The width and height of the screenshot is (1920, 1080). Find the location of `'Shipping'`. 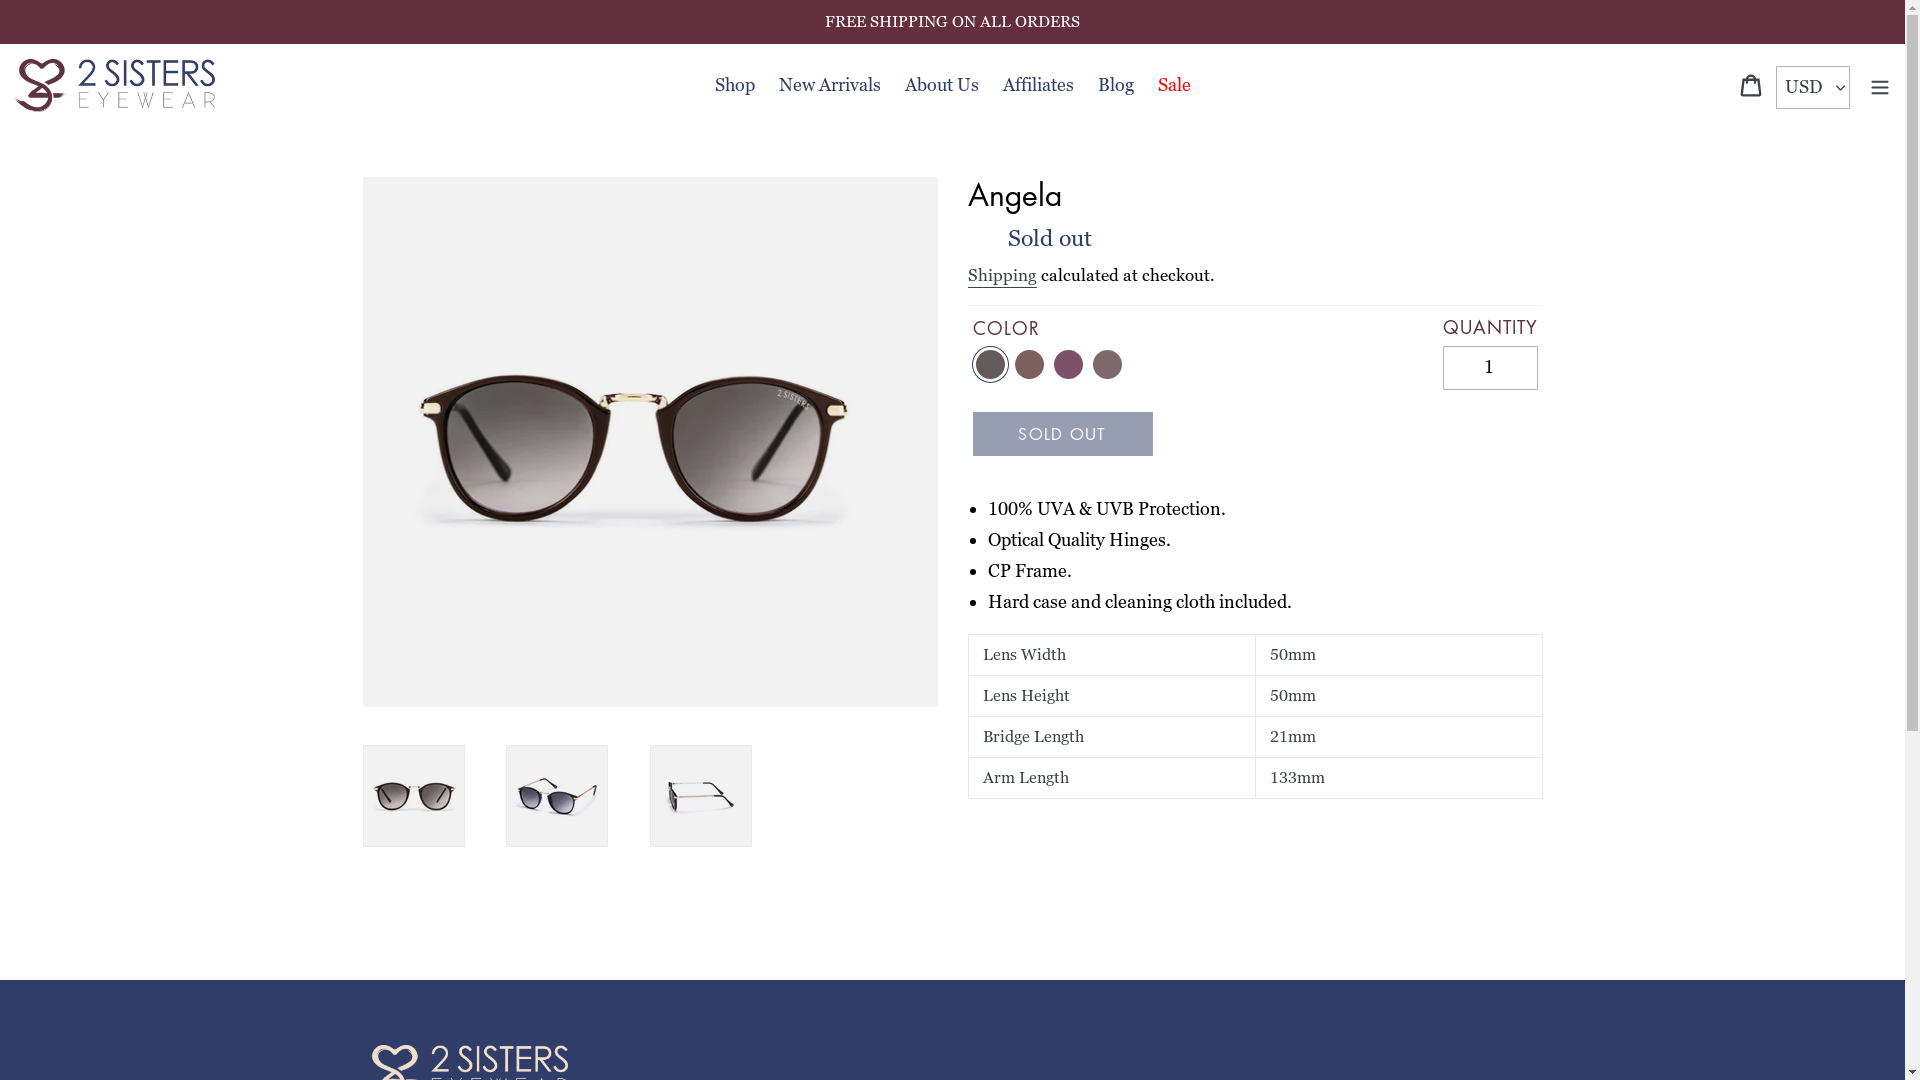

'Shipping' is located at coordinates (1002, 276).